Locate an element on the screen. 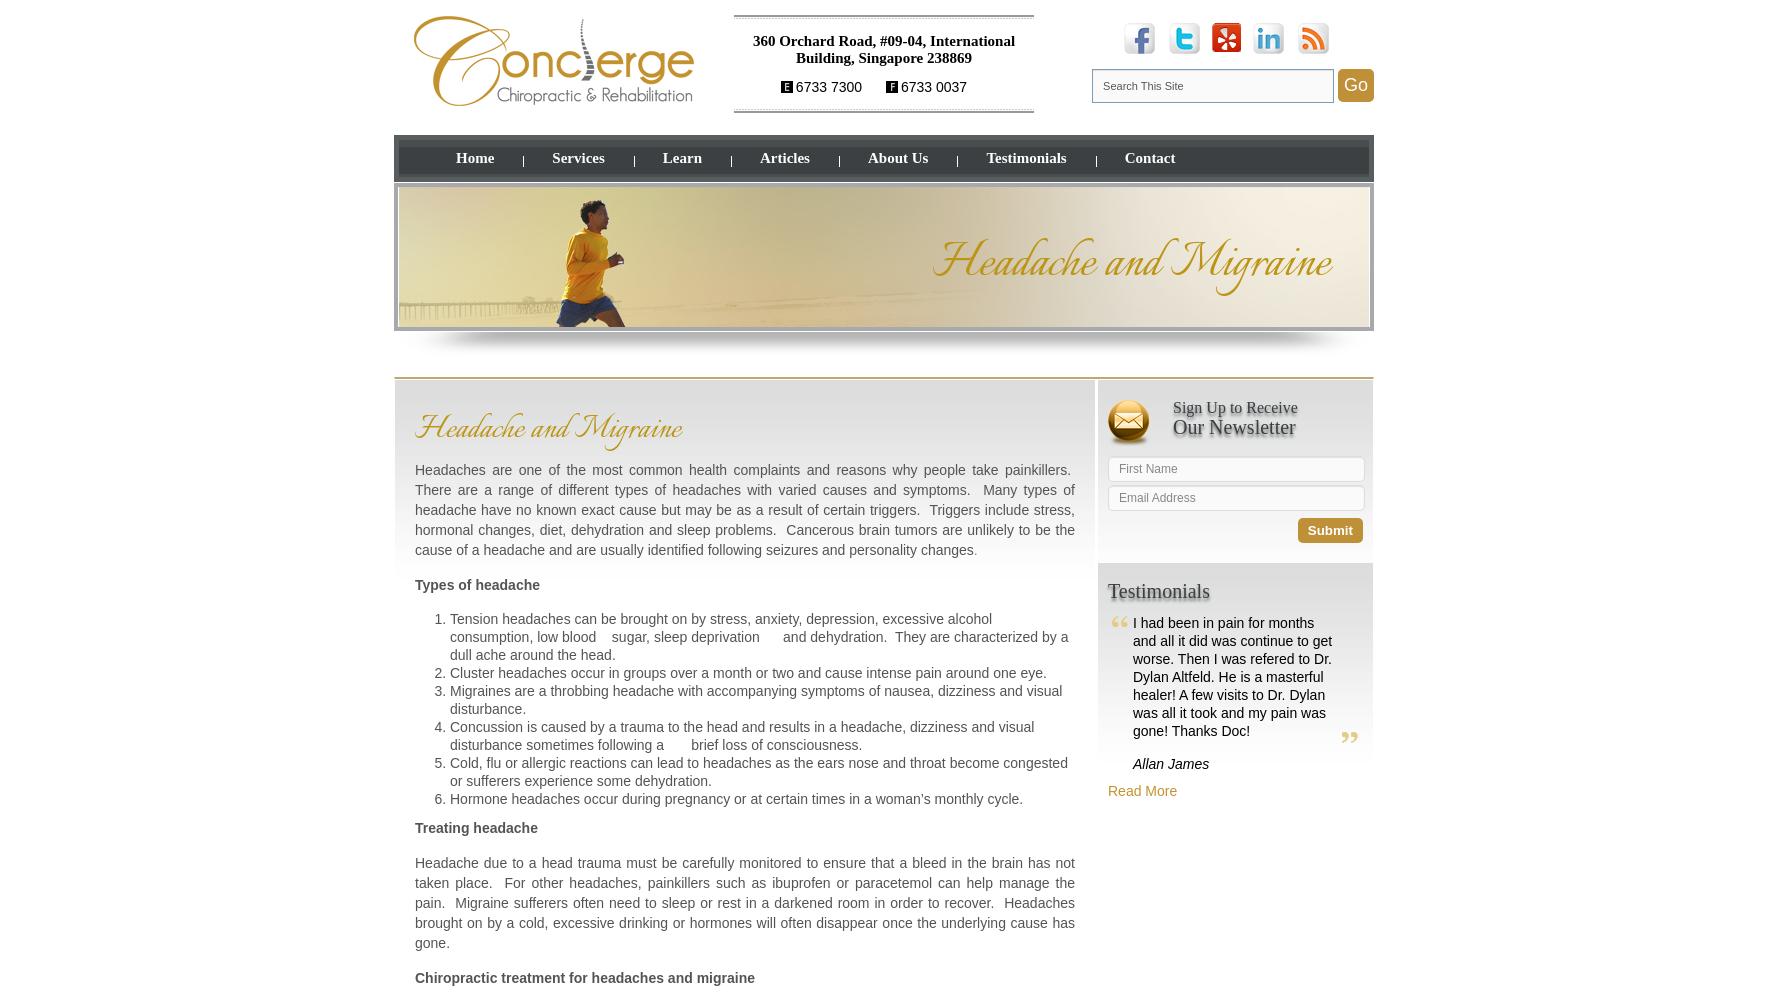 This screenshot has width=1768, height=1000. '.' is located at coordinates (974, 550).